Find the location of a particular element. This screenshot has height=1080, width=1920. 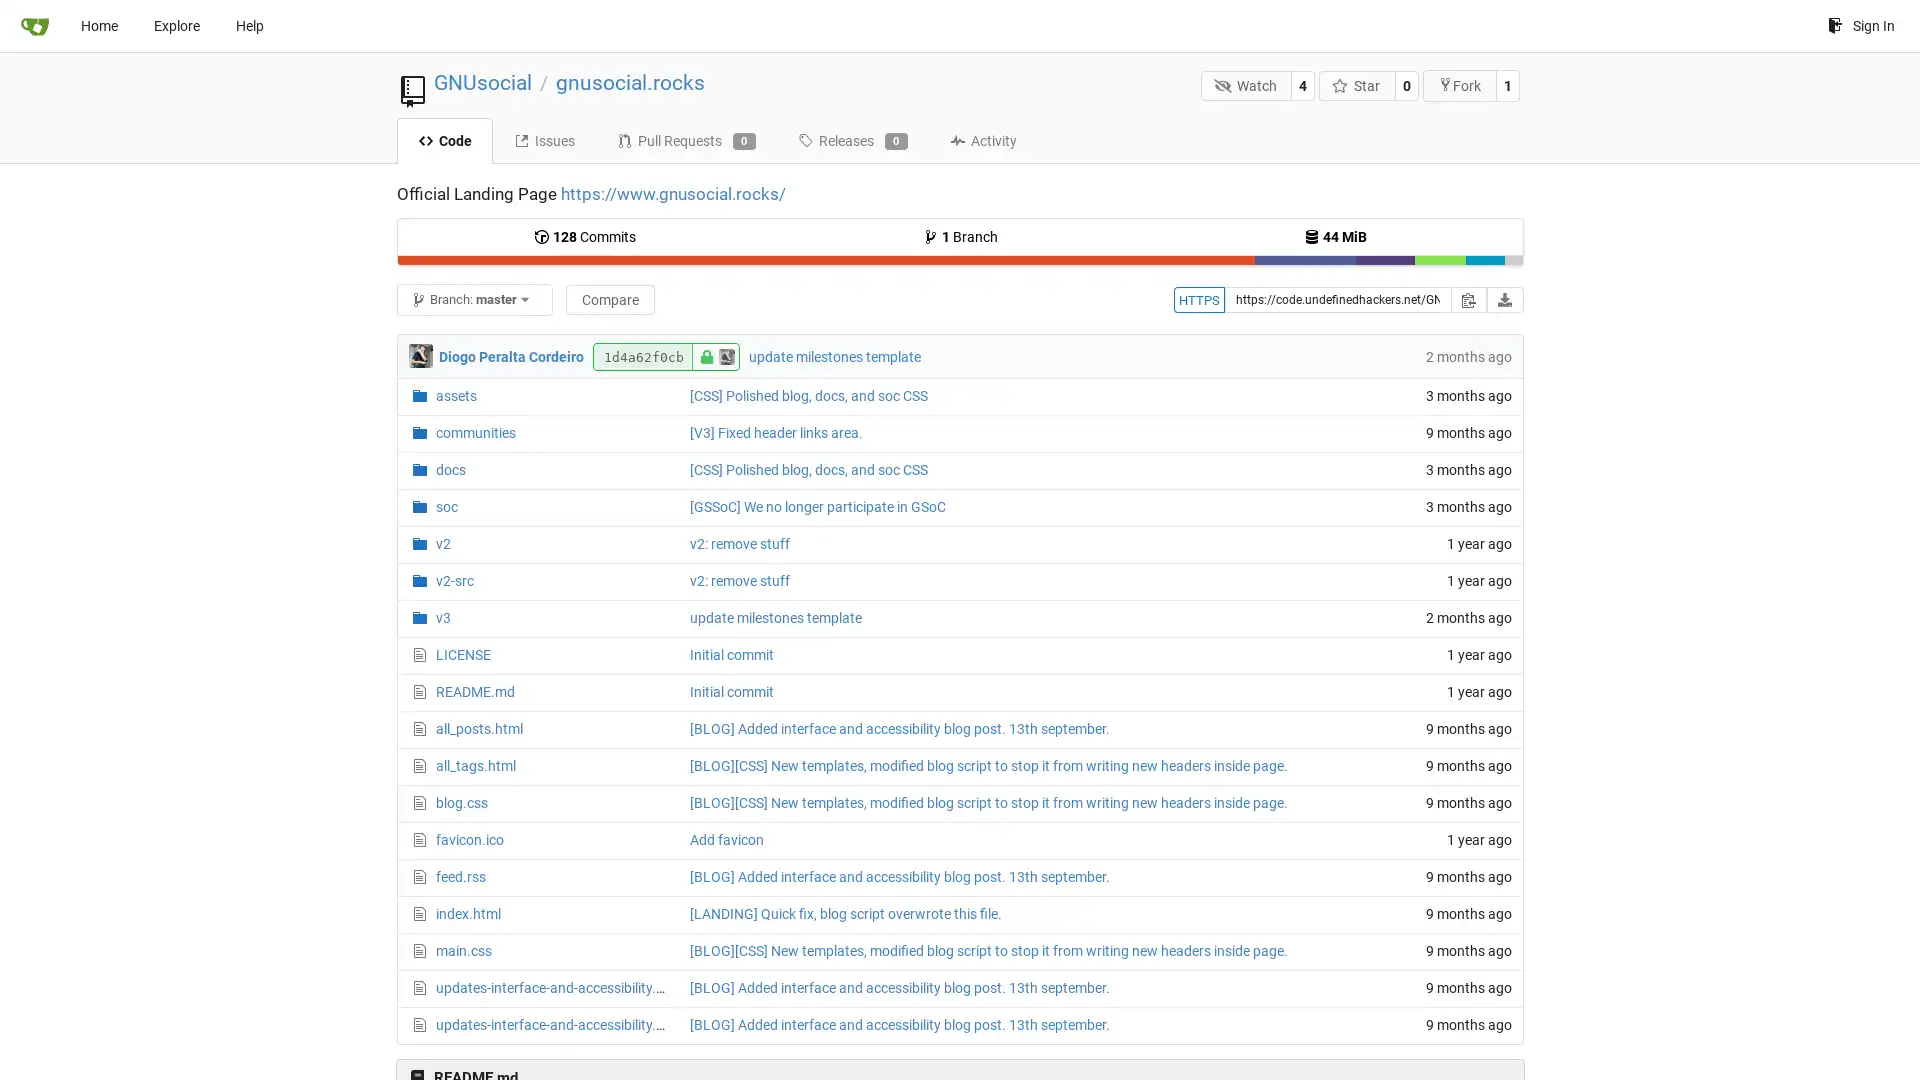

Watch is located at coordinates (1245, 84).